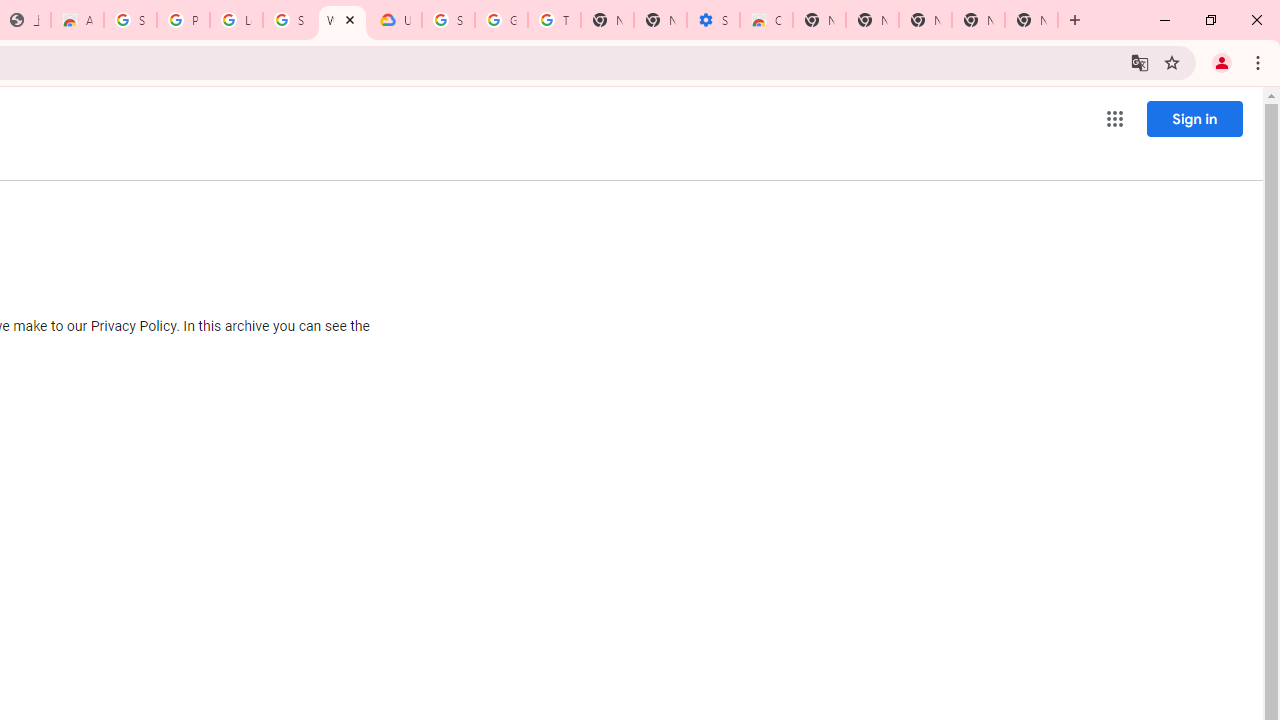  Describe the element at coordinates (77, 20) in the screenshot. I see `'Awesome Screen Recorder & Screenshot - Chrome Web Store'` at that location.